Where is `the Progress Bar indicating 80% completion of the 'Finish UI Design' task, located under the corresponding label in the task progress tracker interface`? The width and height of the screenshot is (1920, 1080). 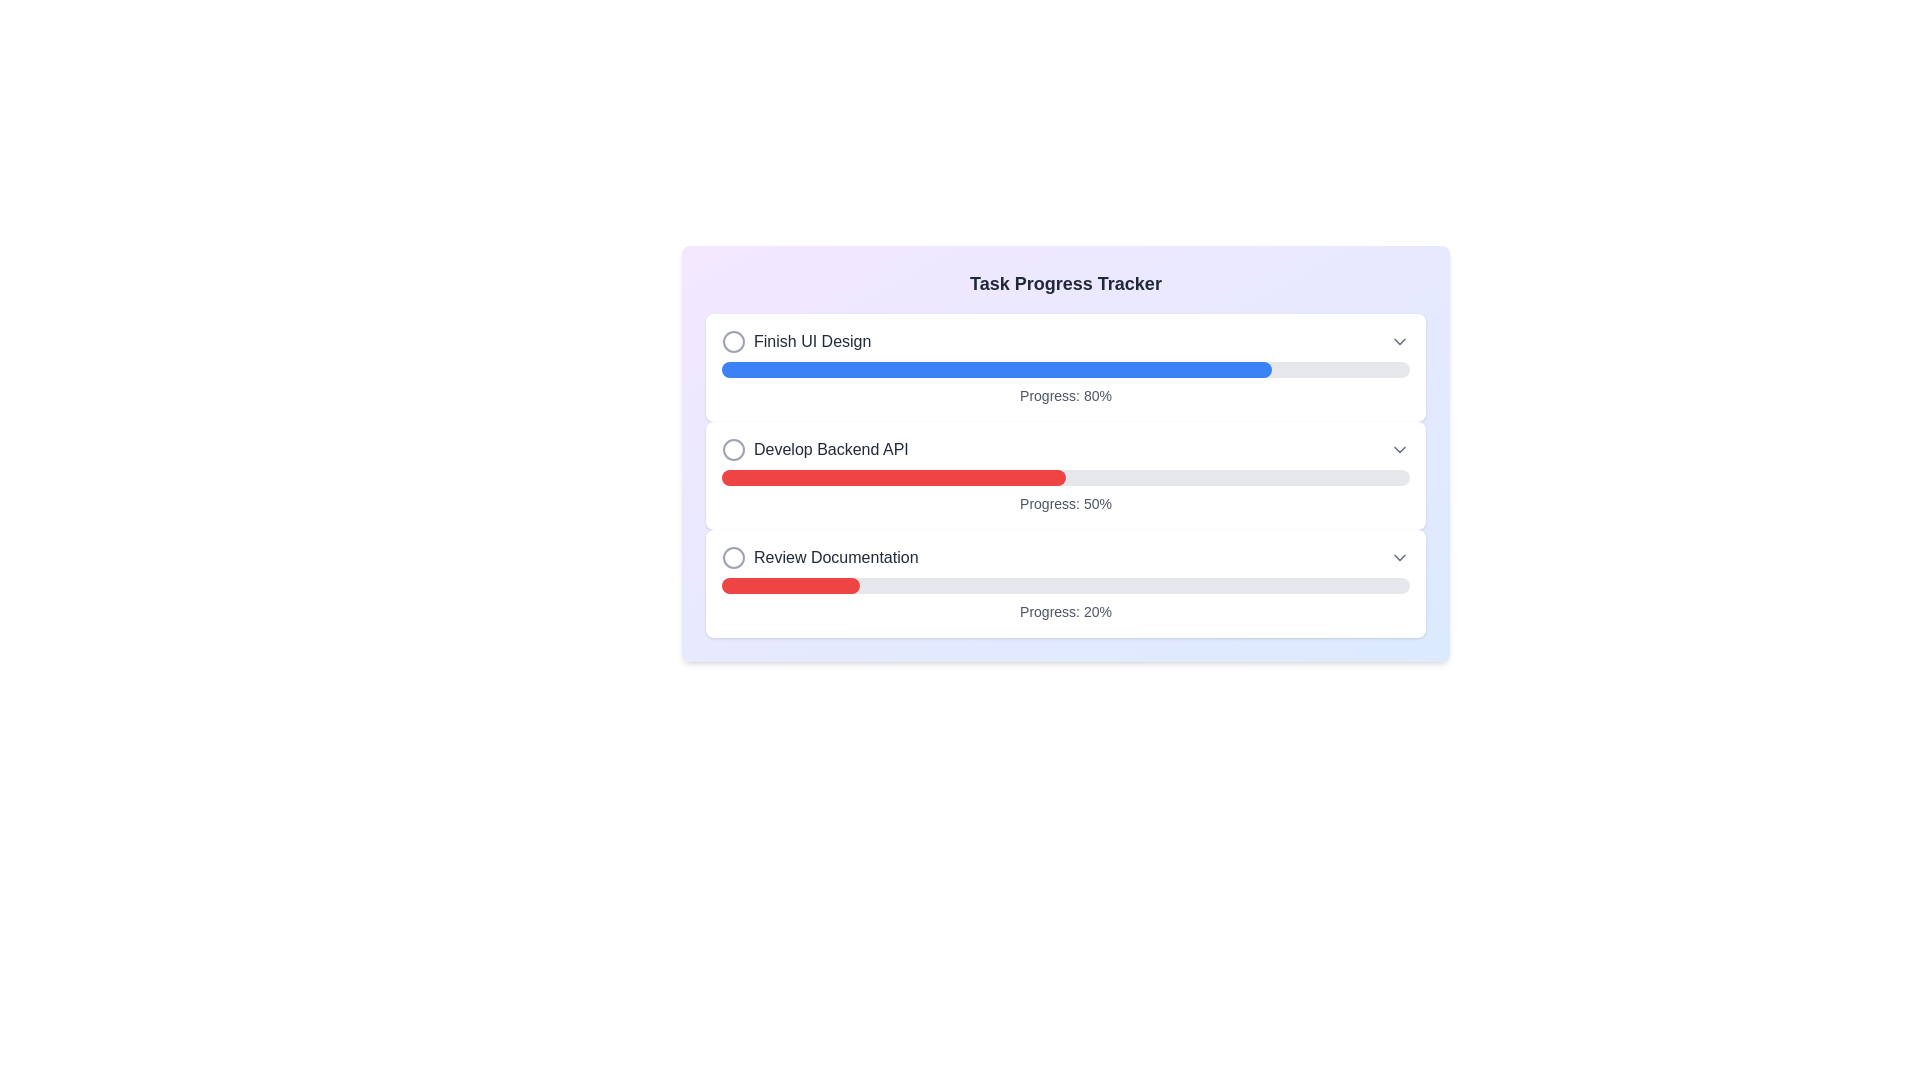
the Progress Bar indicating 80% completion of the 'Finish UI Design' task, located under the corresponding label in the task progress tracker interface is located at coordinates (1064, 370).